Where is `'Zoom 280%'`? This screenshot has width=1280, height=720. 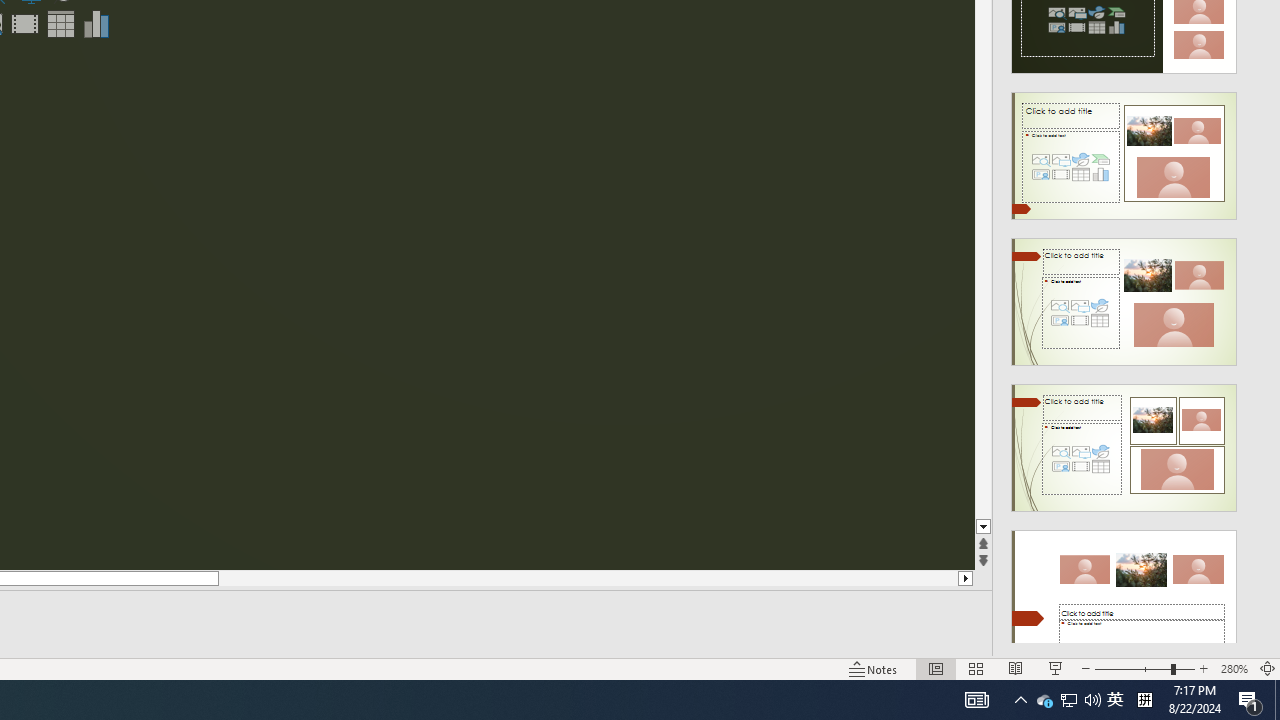 'Zoom 280%' is located at coordinates (1233, 669).